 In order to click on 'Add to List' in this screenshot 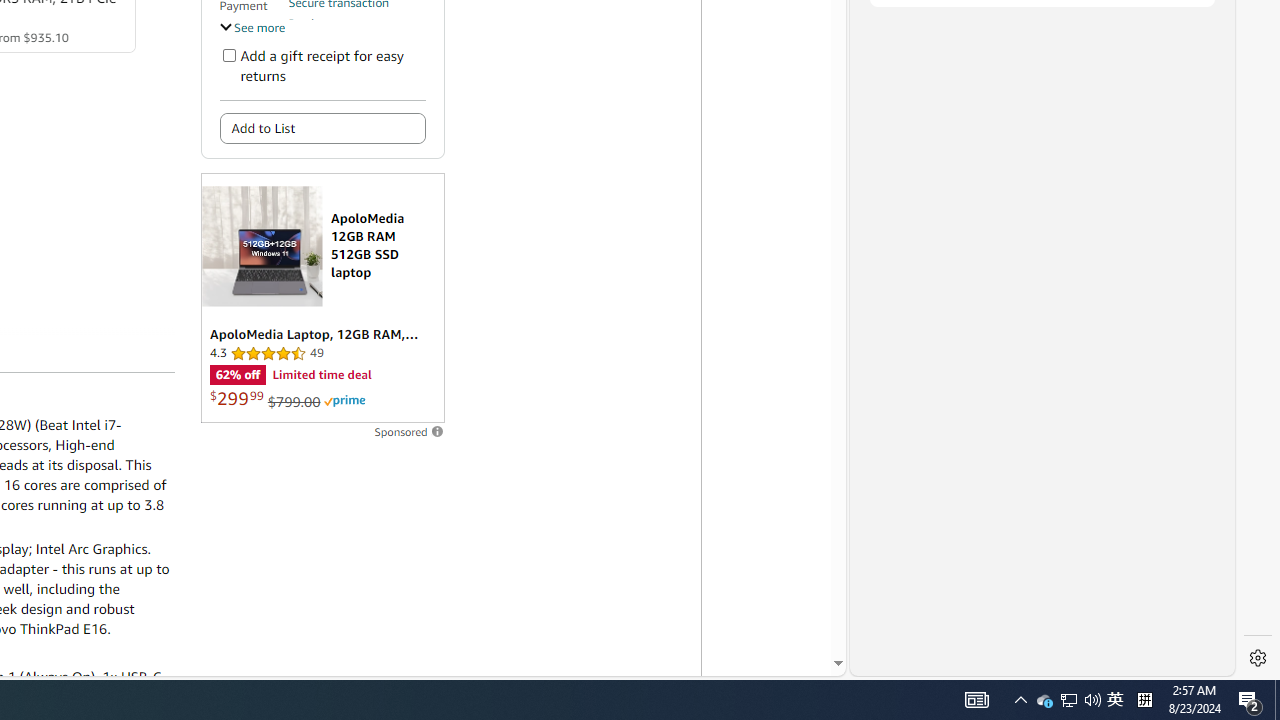, I will do `click(322, 128)`.